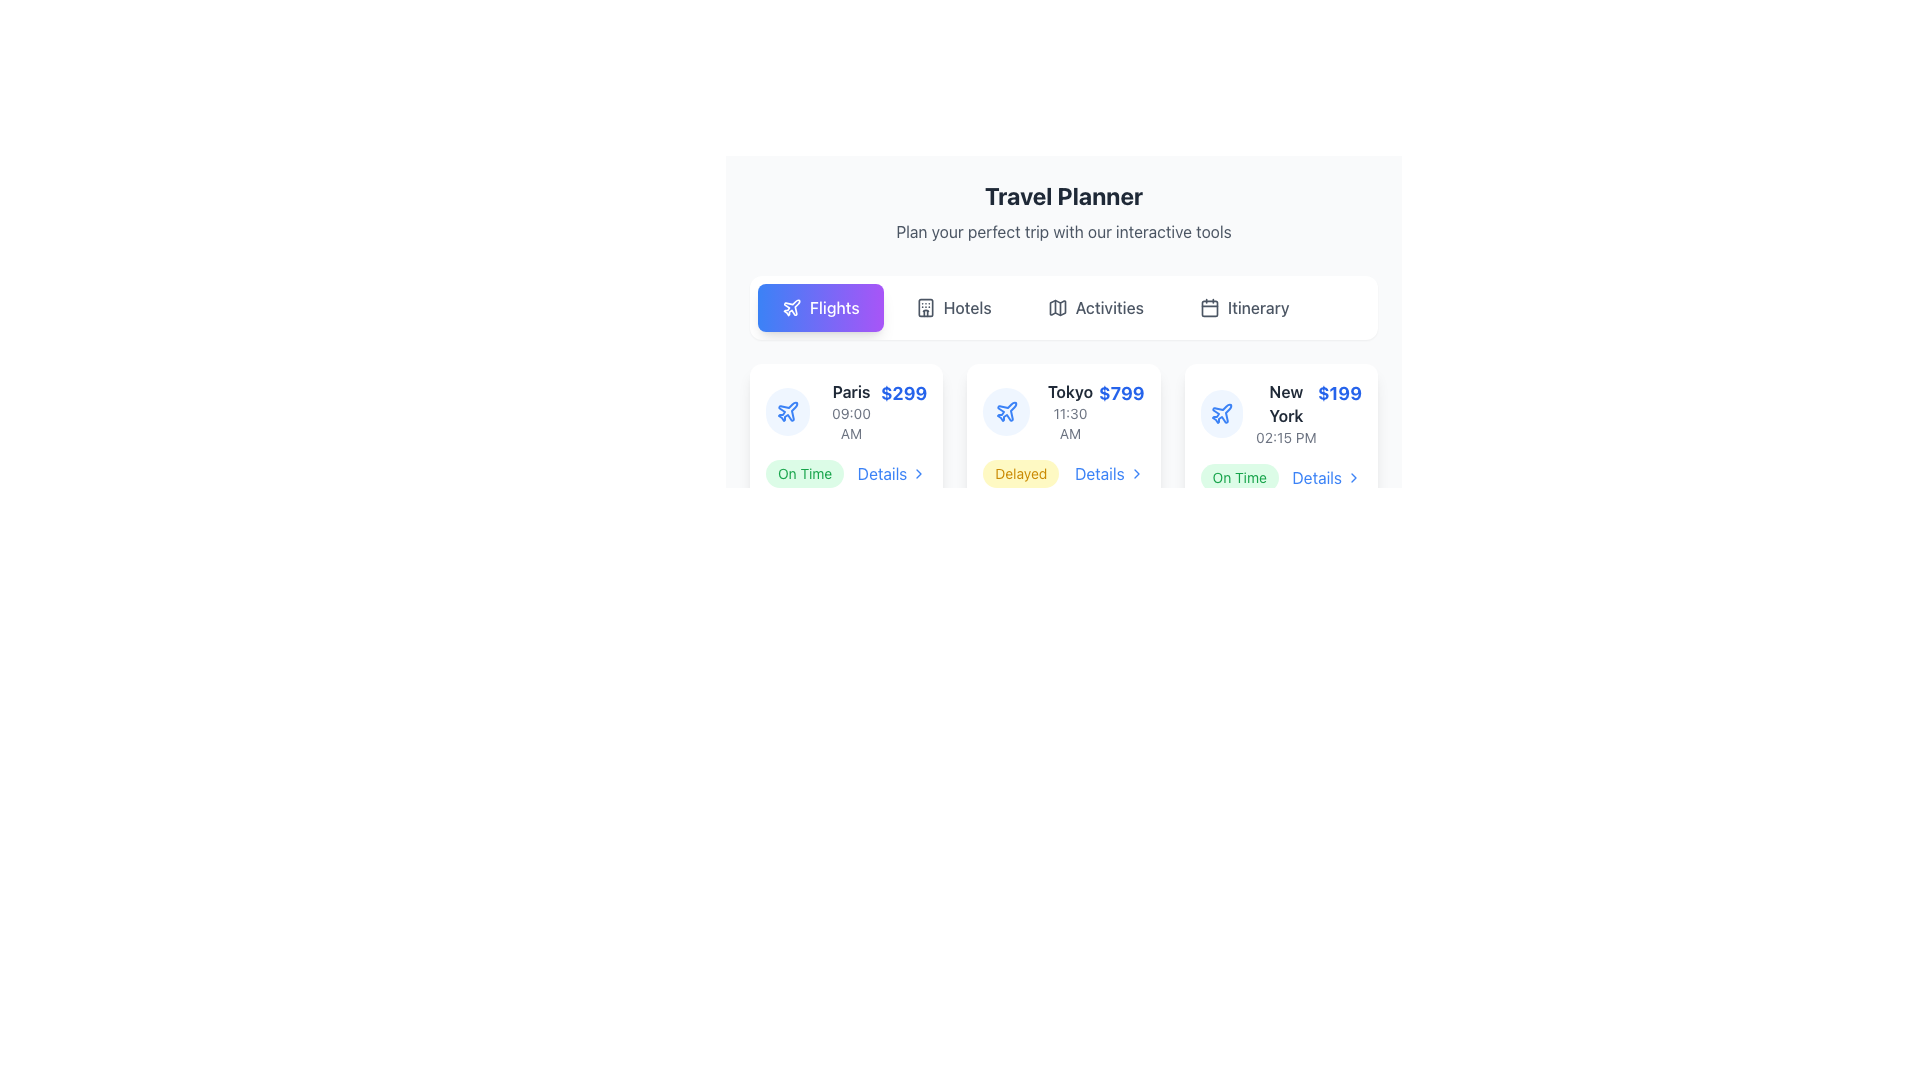 This screenshot has width=1920, height=1080. What do you see at coordinates (1094, 308) in the screenshot?
I see `the 'Activities' button in the navigation bar under the 'Travel Planner' header to change its background color` at bounding box center [1094, 308].